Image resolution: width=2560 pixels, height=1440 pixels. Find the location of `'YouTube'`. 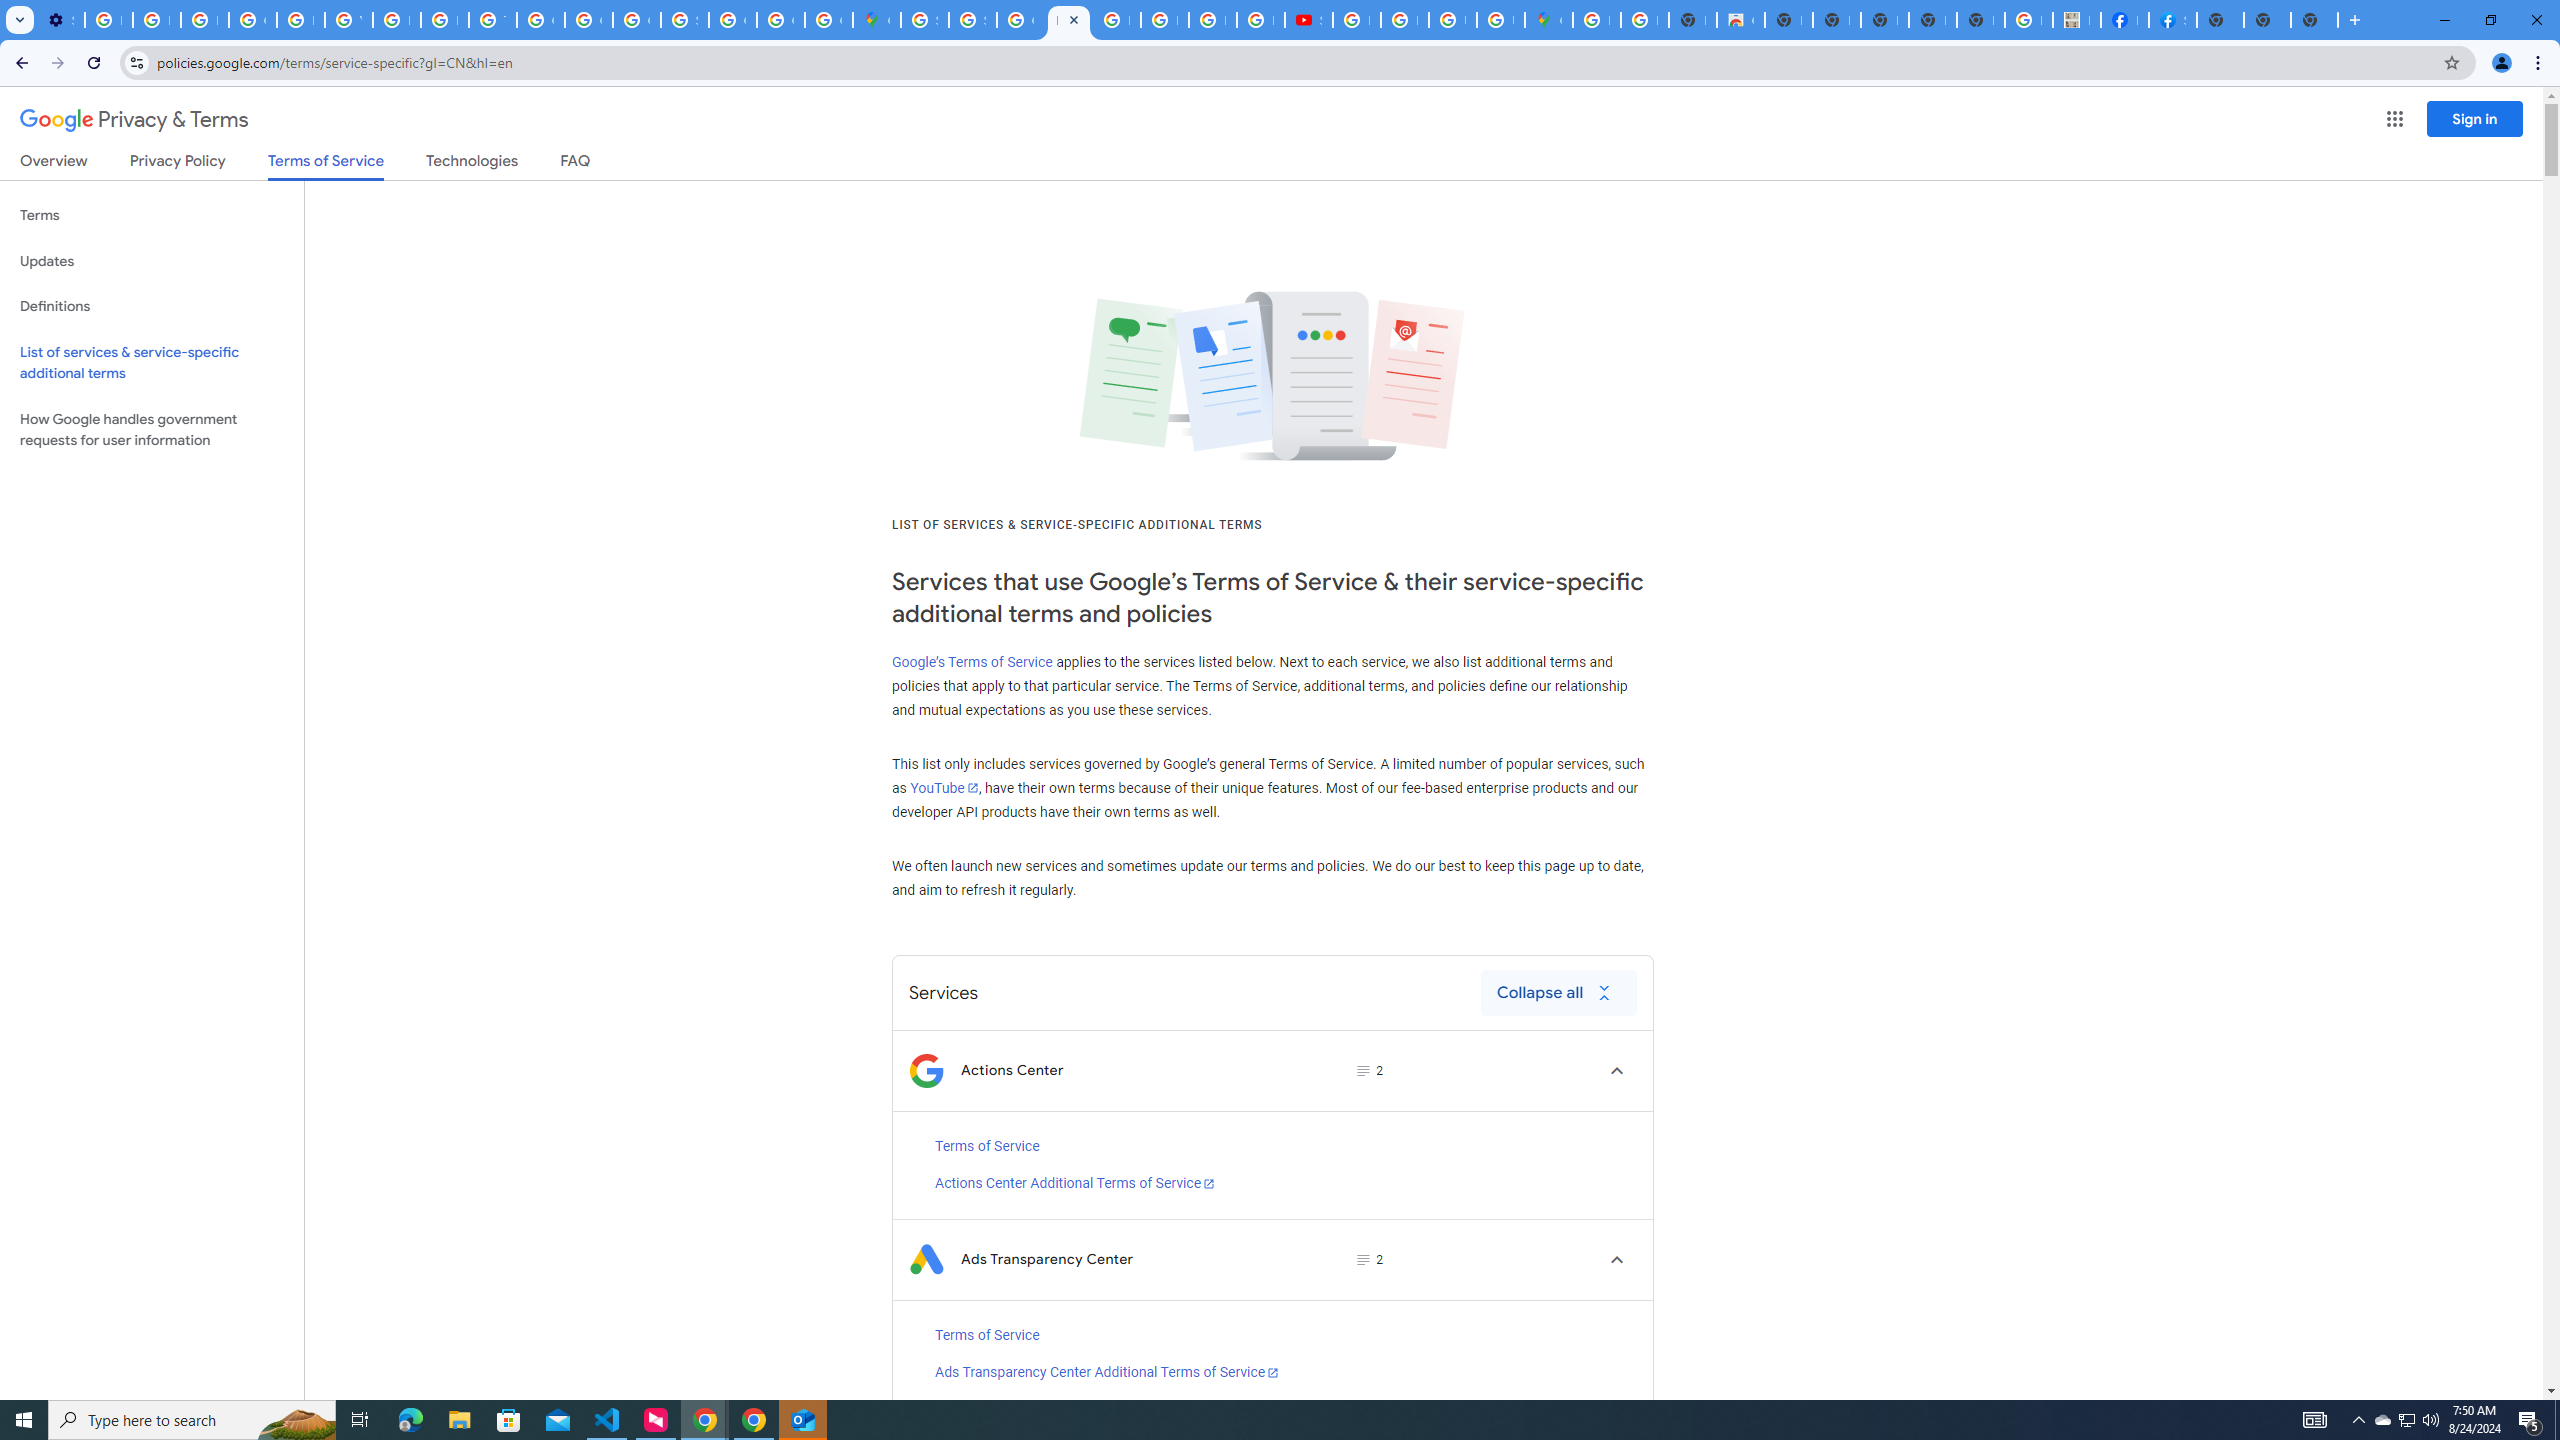

'YouTube' is located at coordinates (942, 786).